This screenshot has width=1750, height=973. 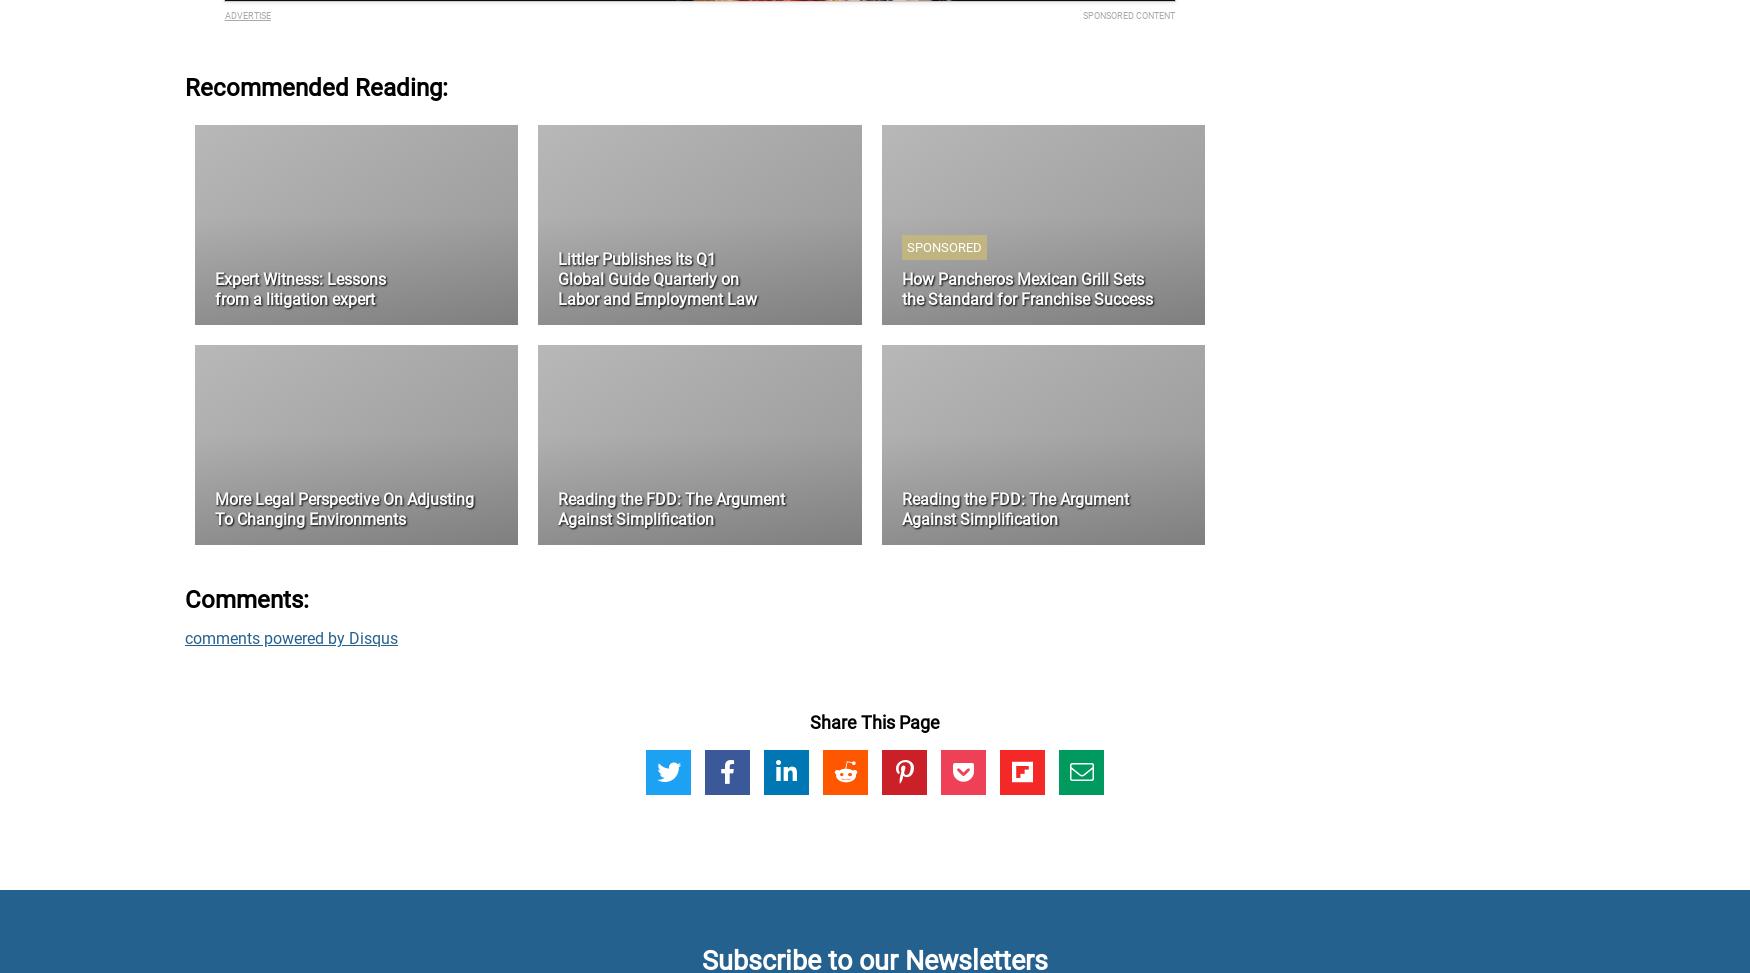 What do you see at coordinates (1025, 289) in the screenshot?
I see `'How Pancheros Mexican Grill Sets the Standard for Franchise Success'` at bounding box center [1025, 289].